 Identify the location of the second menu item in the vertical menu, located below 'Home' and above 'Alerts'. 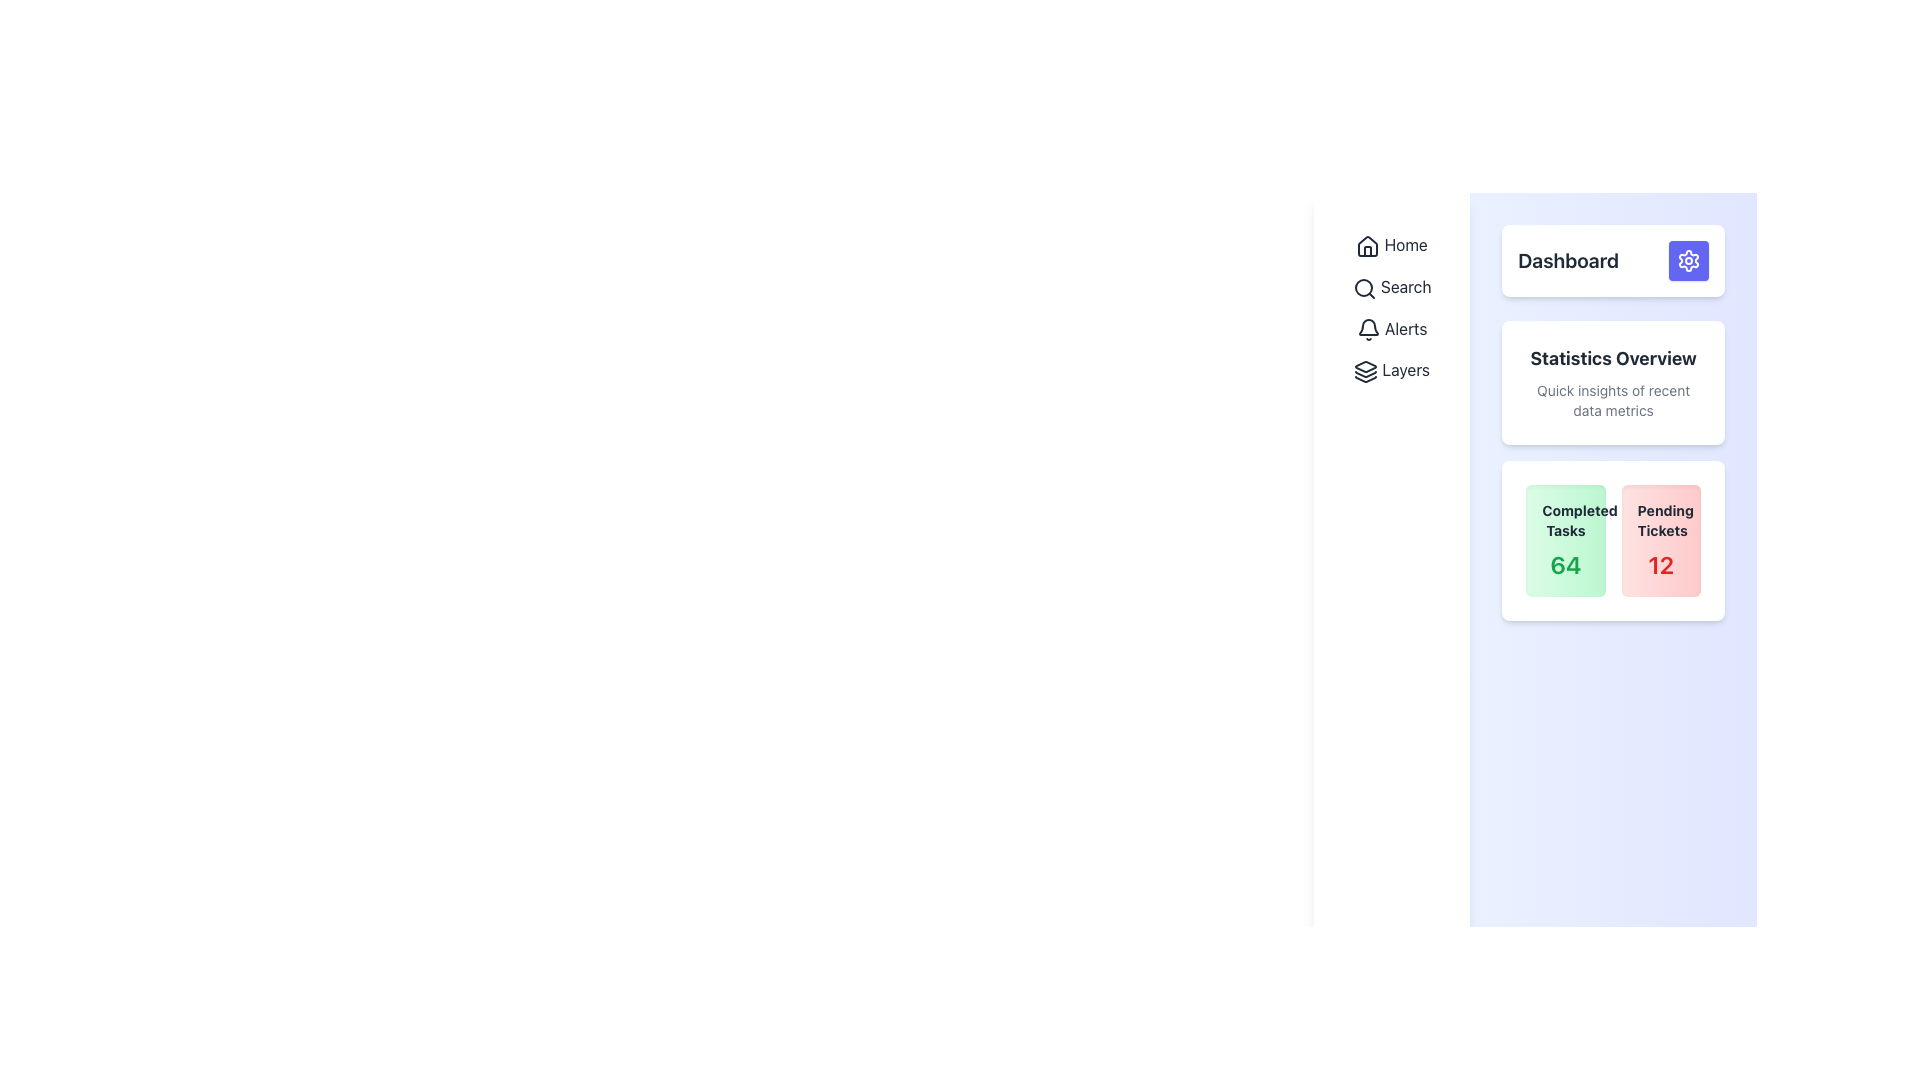
(1391, 287).